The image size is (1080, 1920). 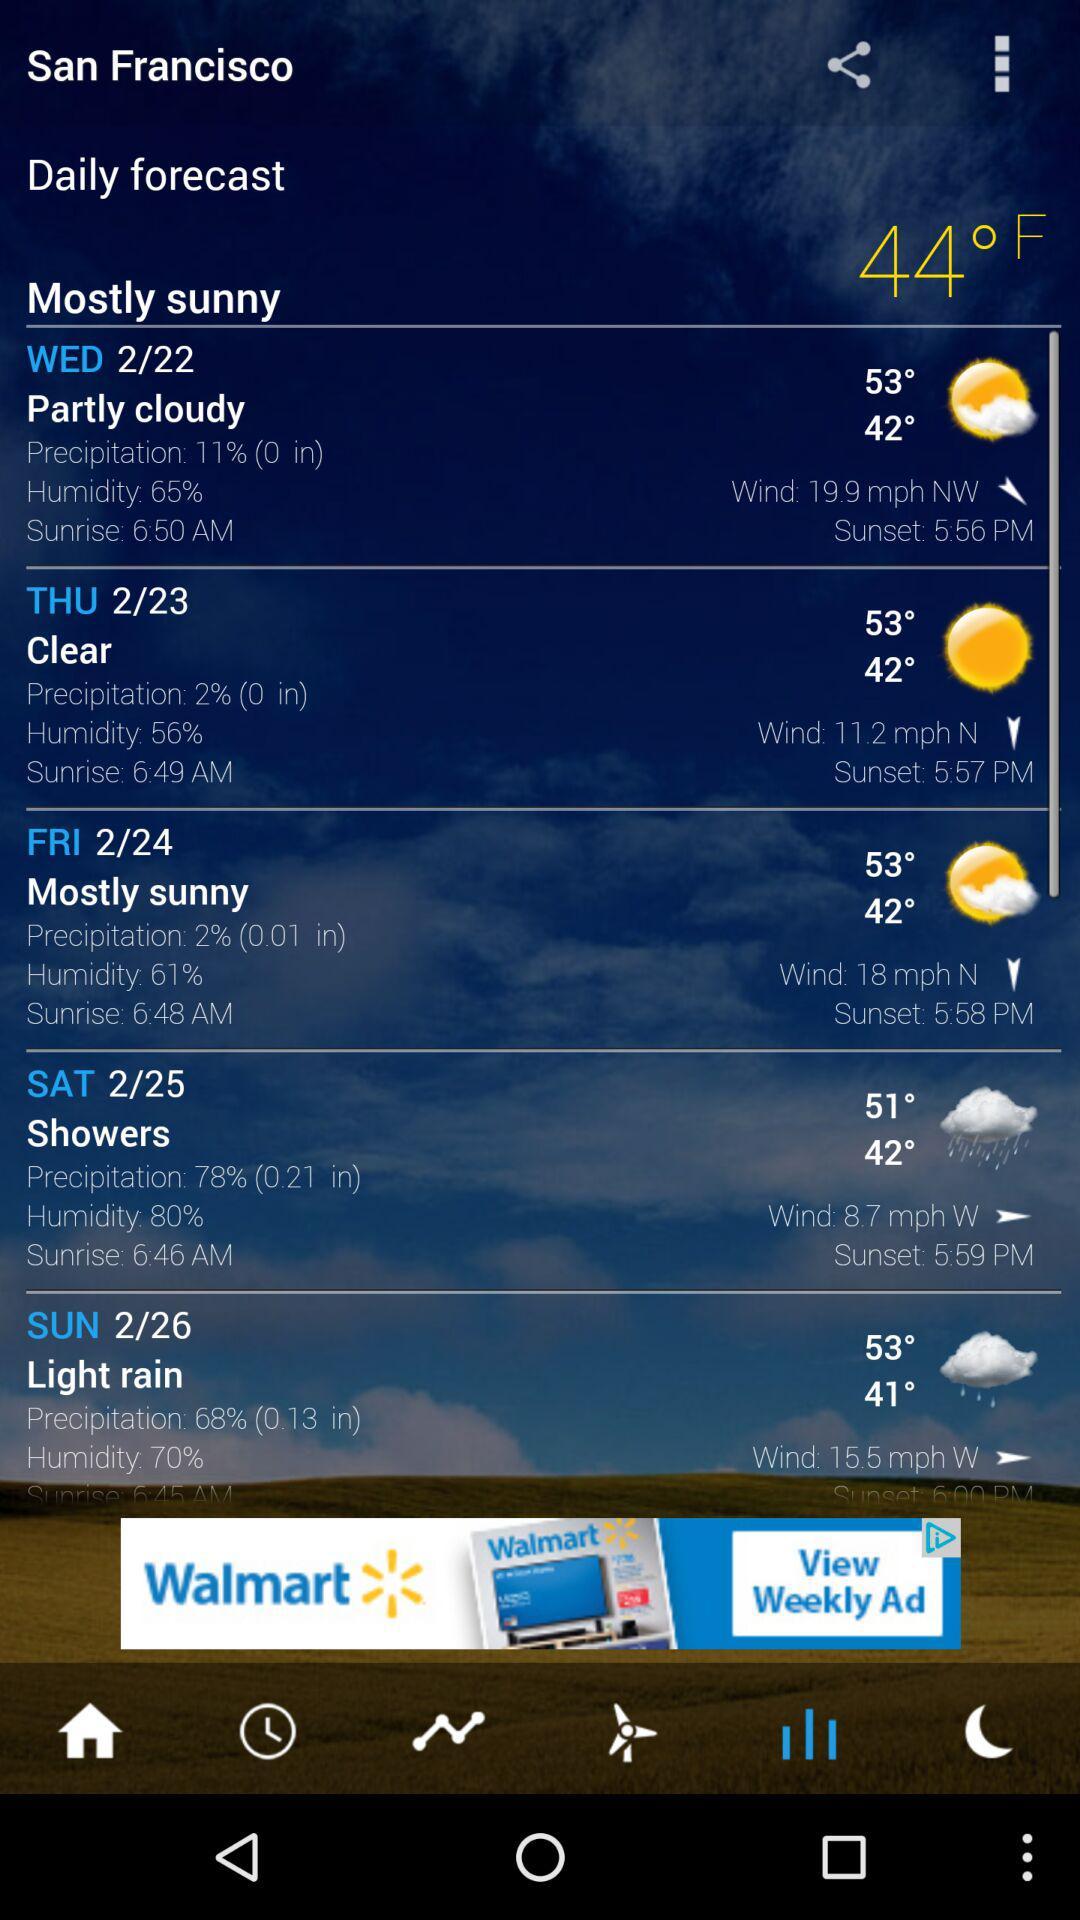 I want to click on the weather icon, so click(x=990, y=1849).